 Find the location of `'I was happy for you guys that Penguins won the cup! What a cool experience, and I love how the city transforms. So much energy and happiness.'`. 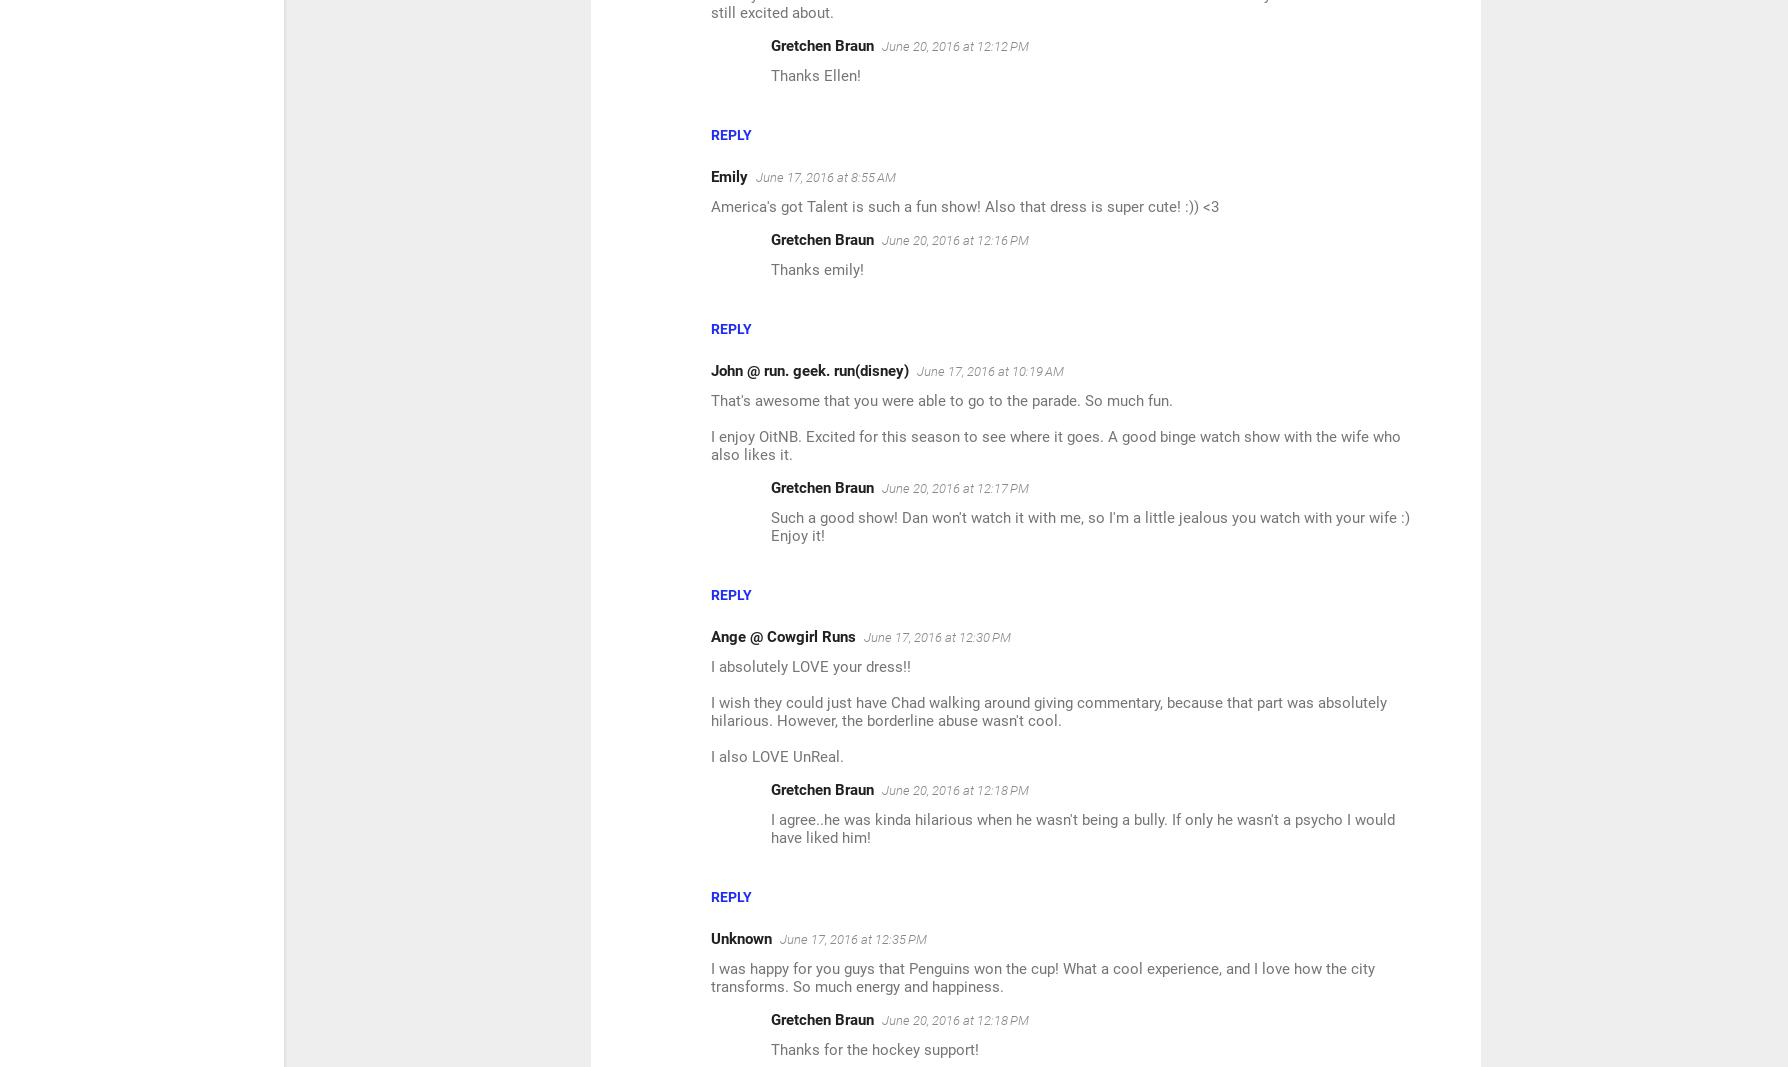

'I was happy for you guys that Penguins won the cup! What a cool experience, and I love how the city transforms. So much energy and happiness.' is located at coordinates (710, 978).